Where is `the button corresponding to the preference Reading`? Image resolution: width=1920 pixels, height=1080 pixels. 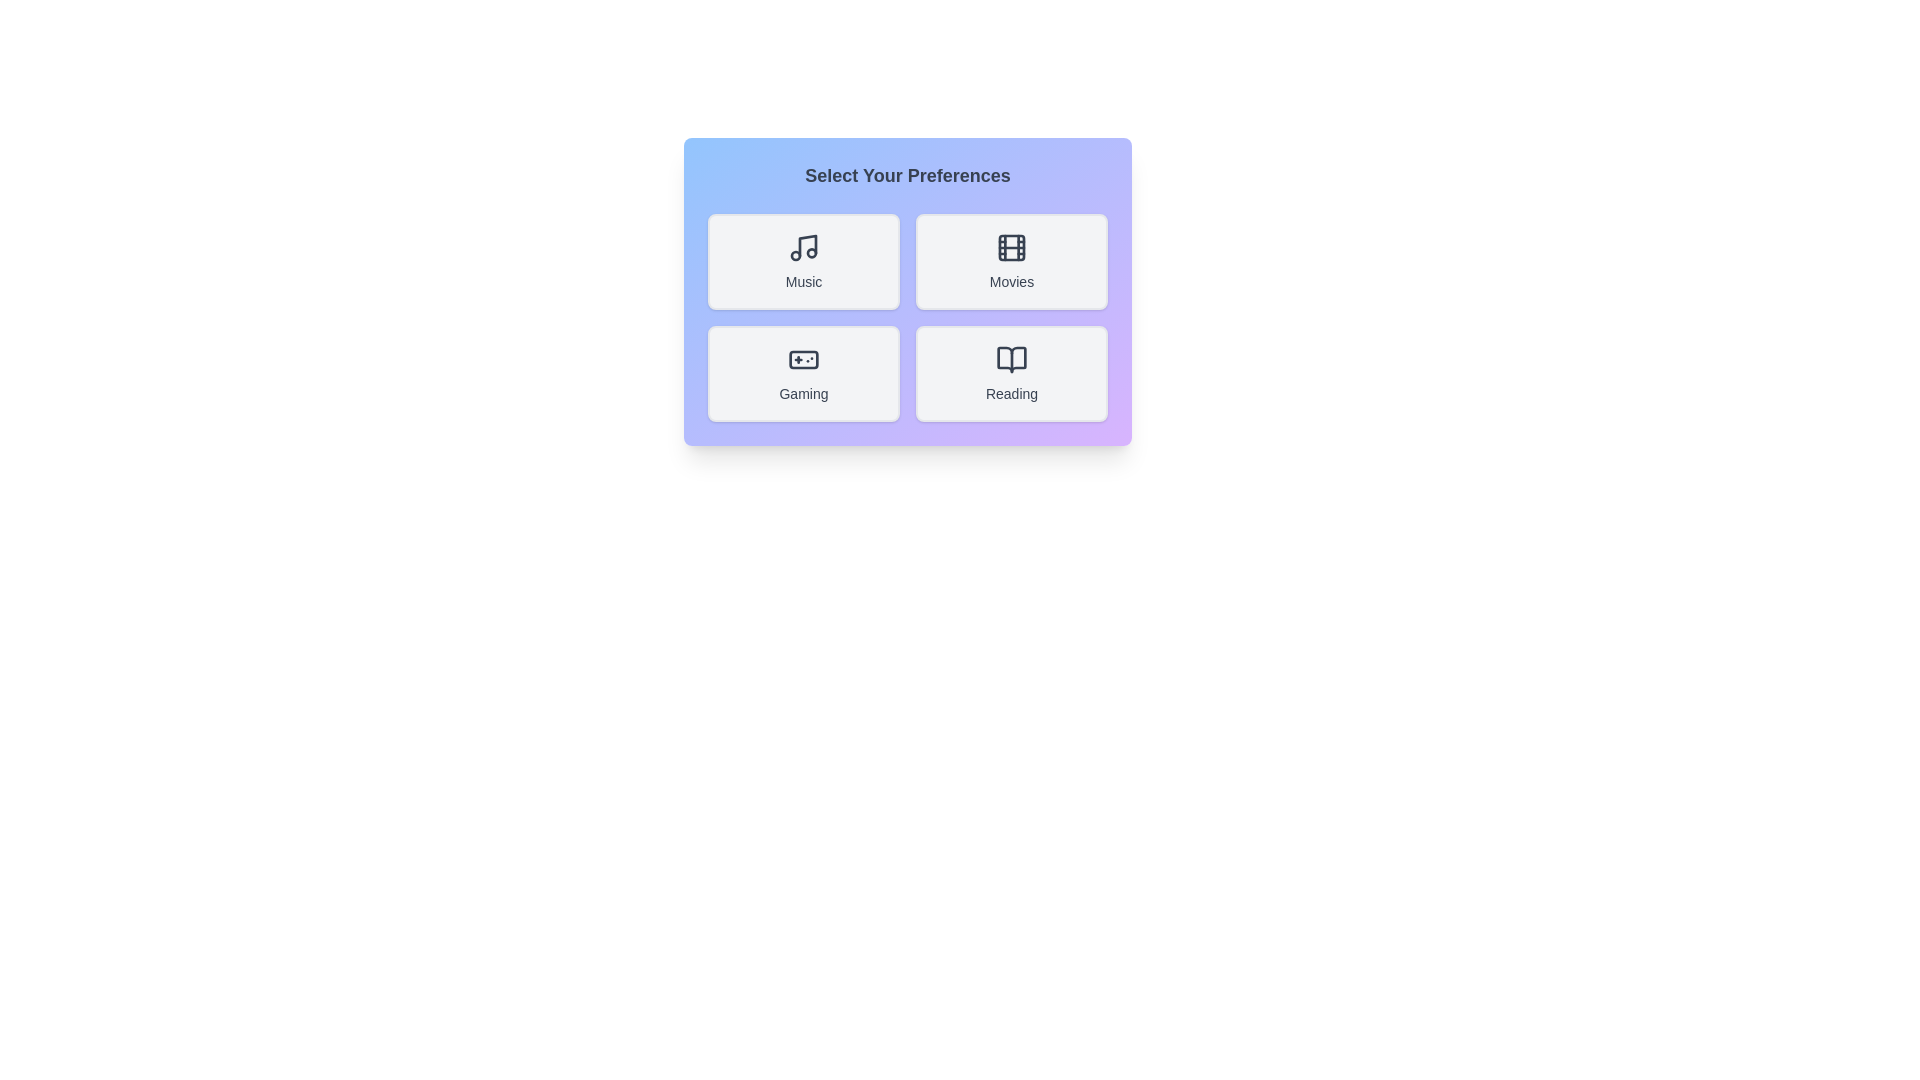
the button corresponding to the preference Reading is located at coordinates (1012, 374).